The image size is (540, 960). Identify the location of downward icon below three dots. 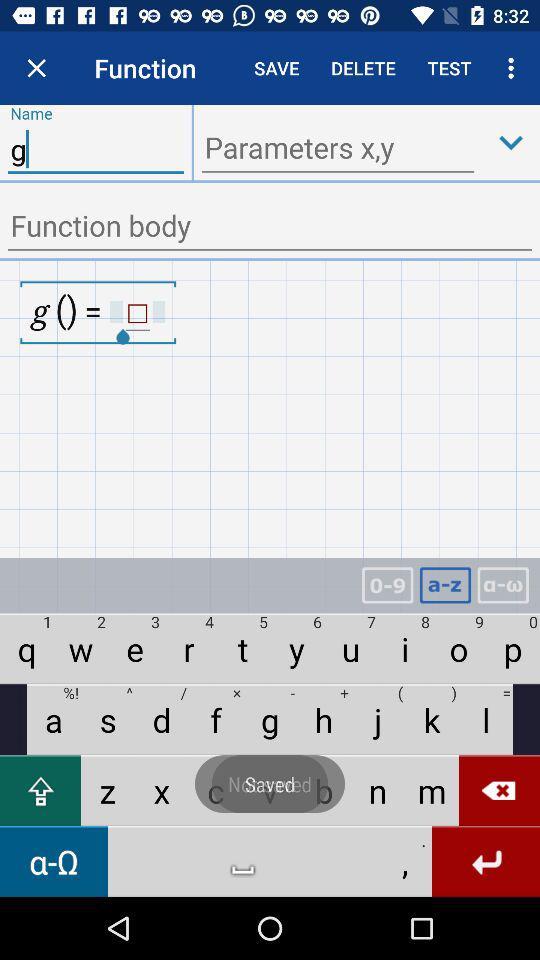
(511, 141).